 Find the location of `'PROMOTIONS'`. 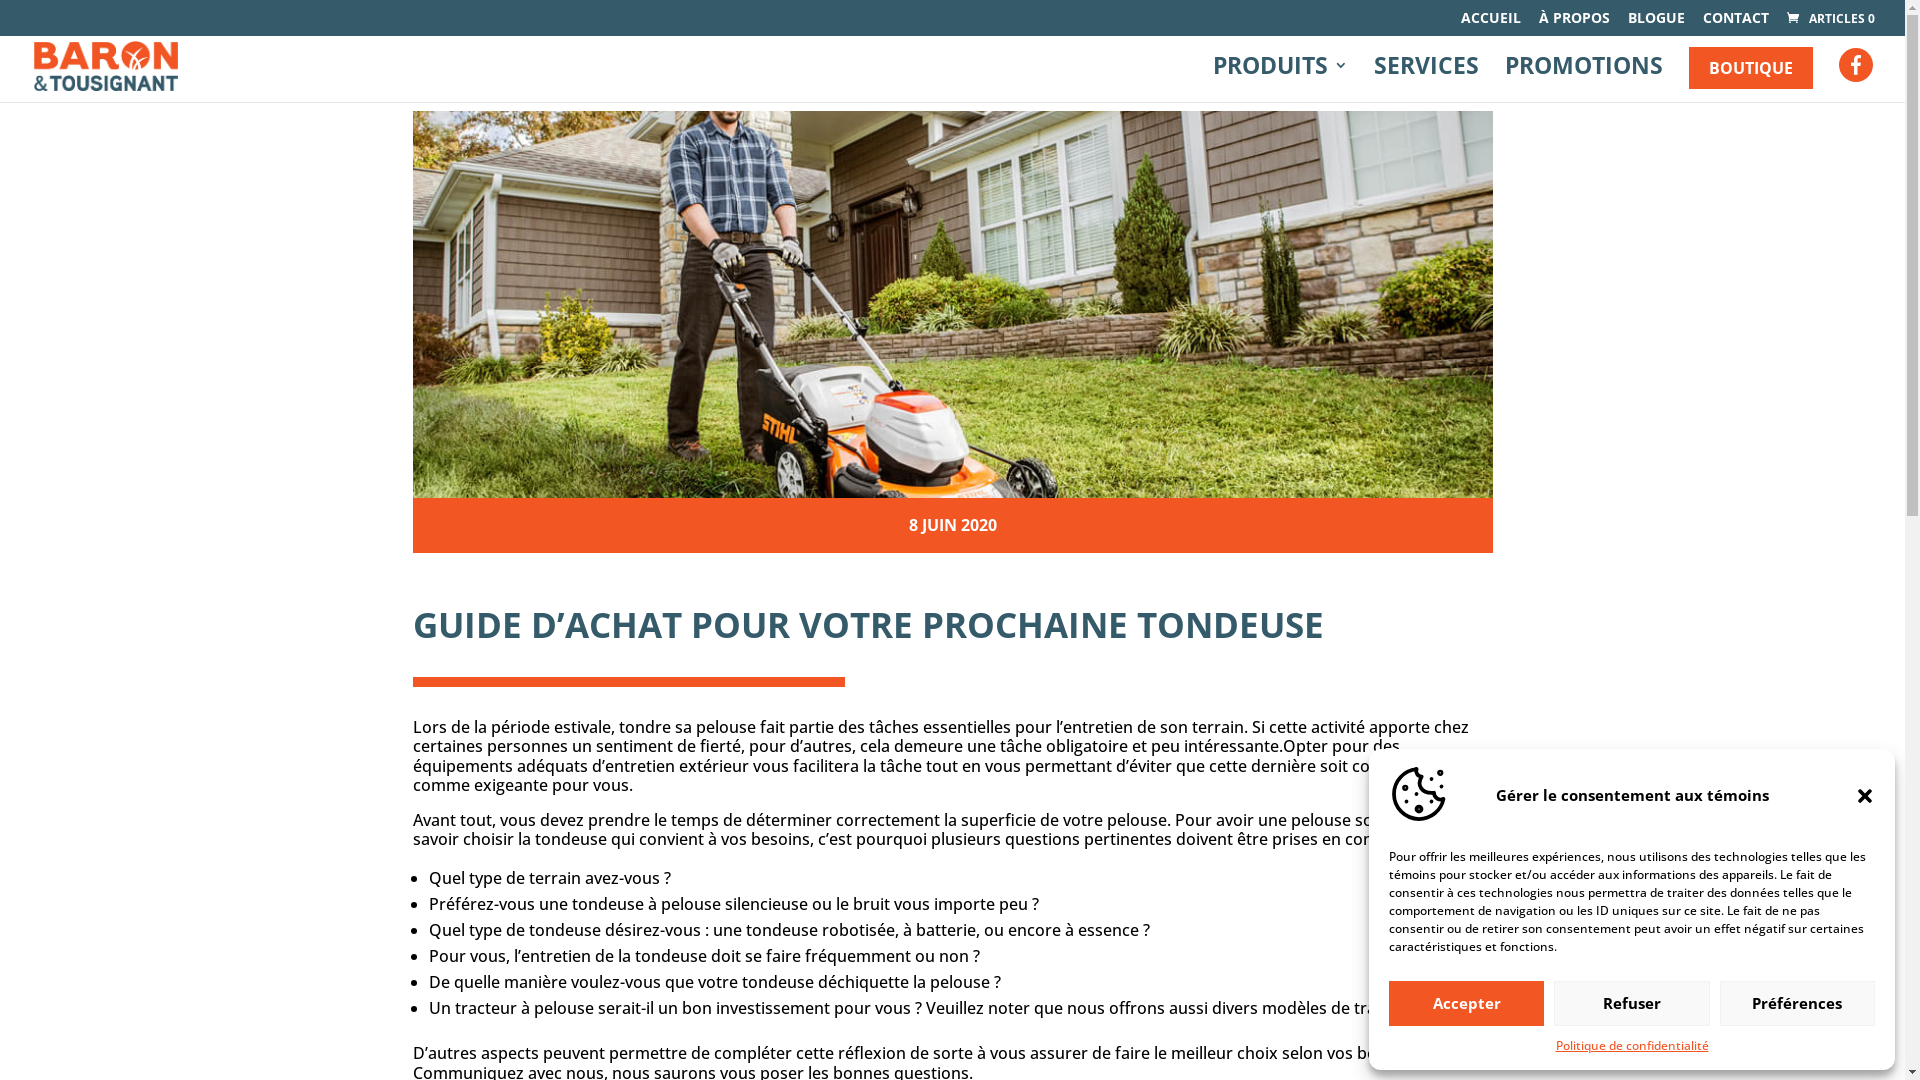

'PROMOTIONS' is located at coordinates (1583, 79).